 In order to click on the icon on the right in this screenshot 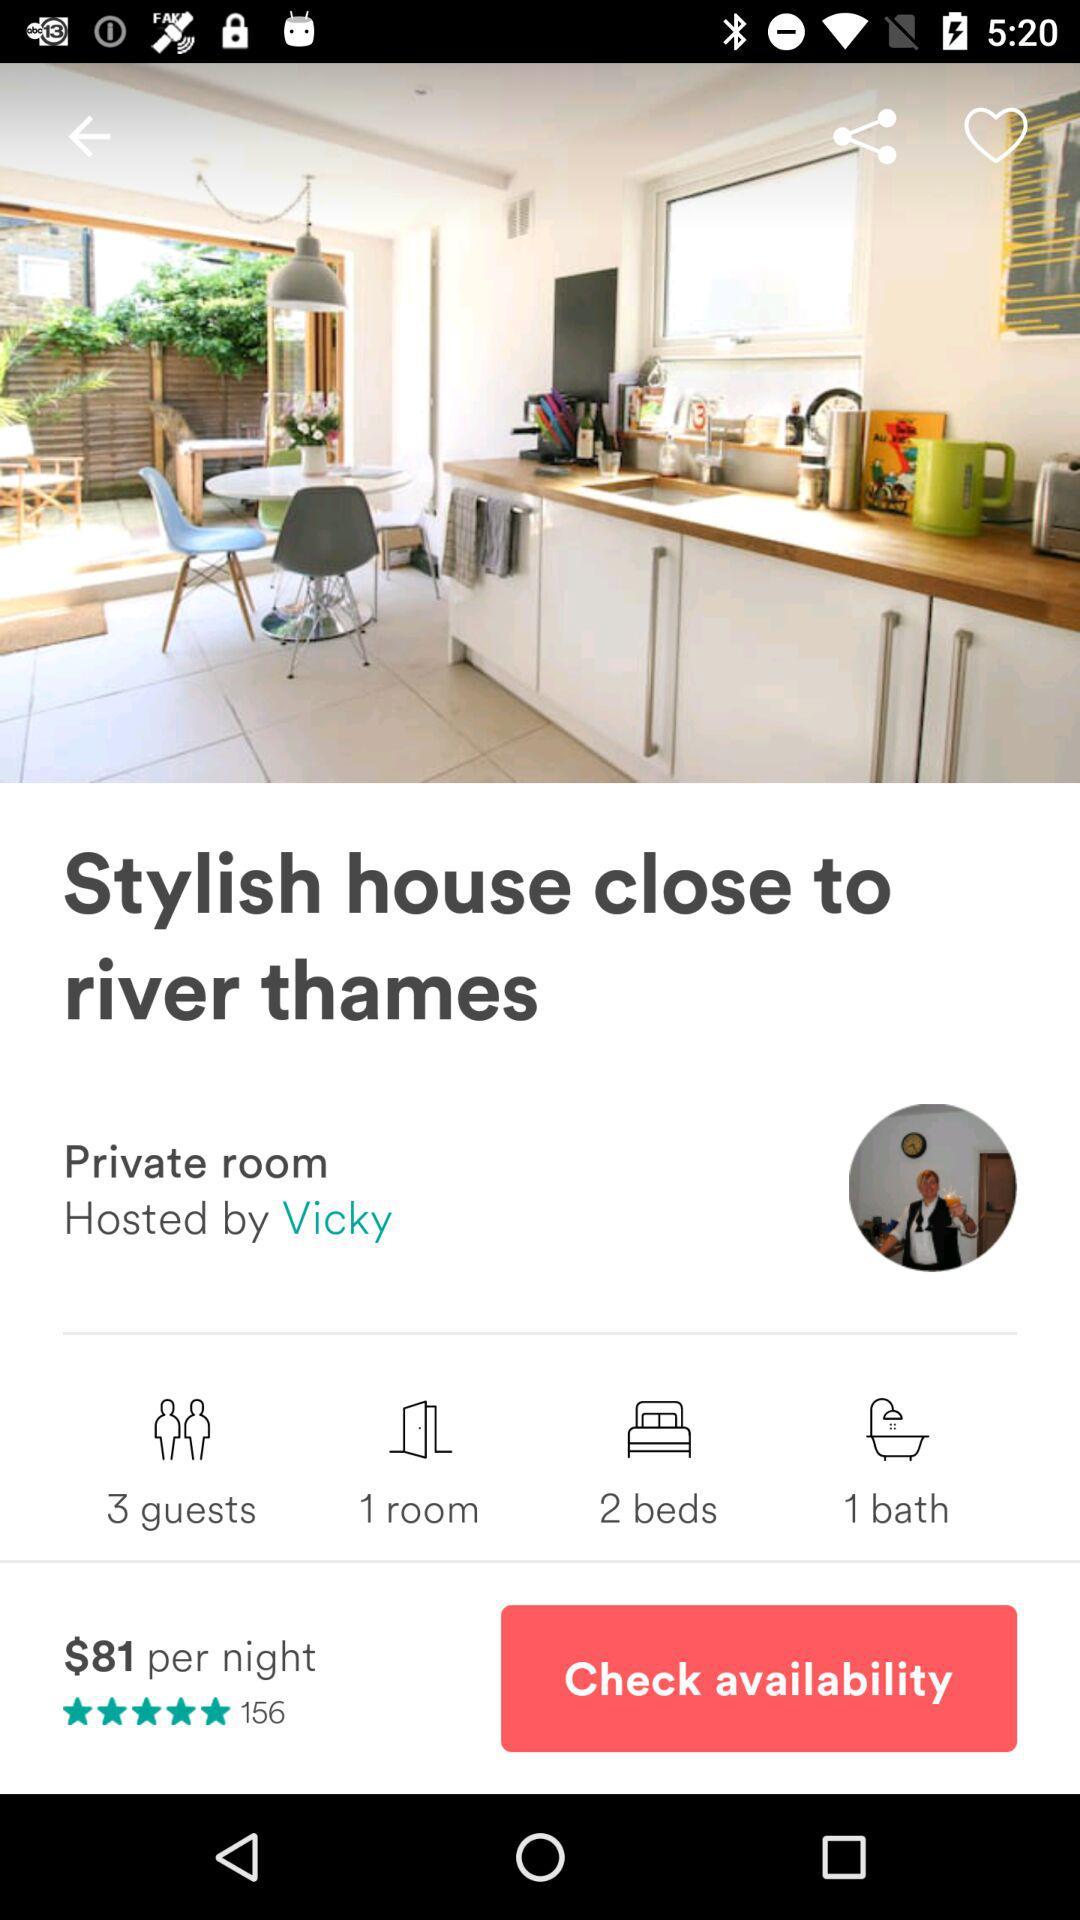, I will do `click(933, 1188)`.